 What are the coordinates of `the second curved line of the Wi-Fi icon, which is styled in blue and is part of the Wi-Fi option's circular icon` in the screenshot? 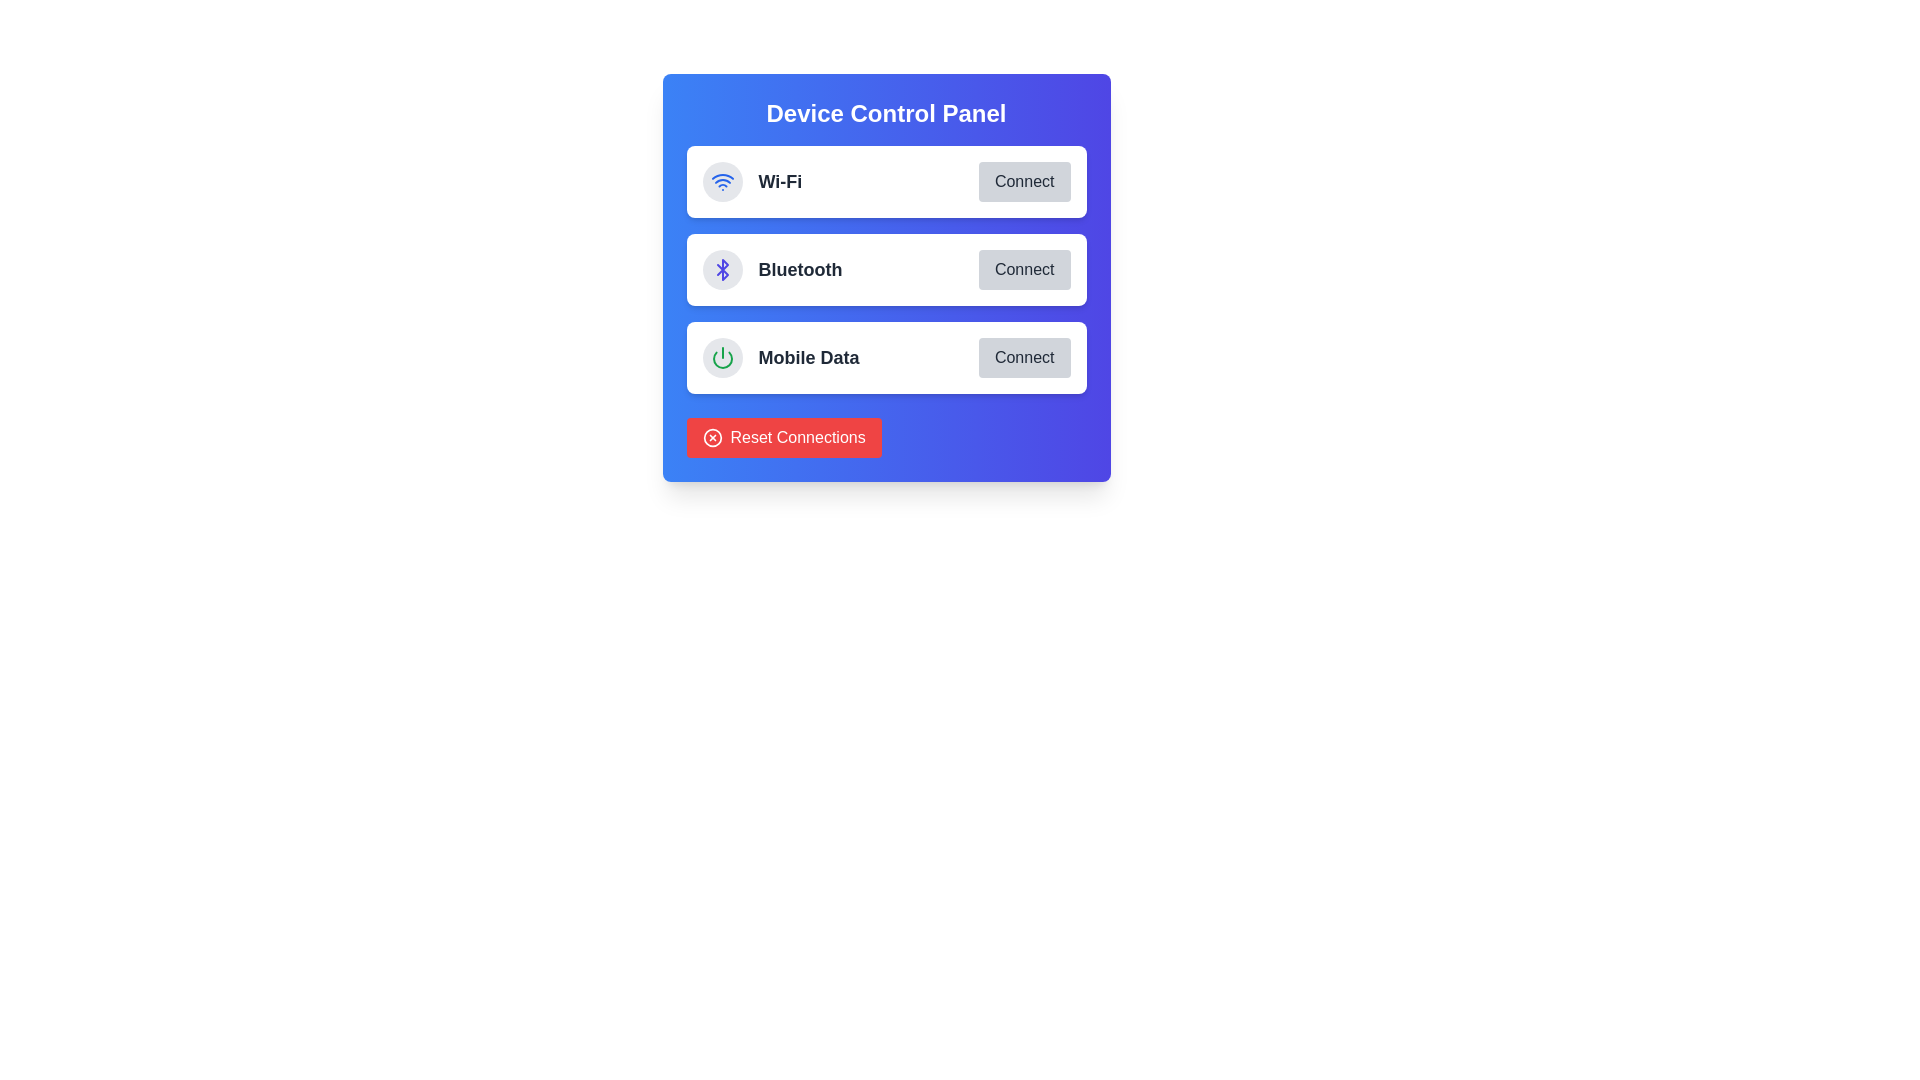 It's located at (721, 175).